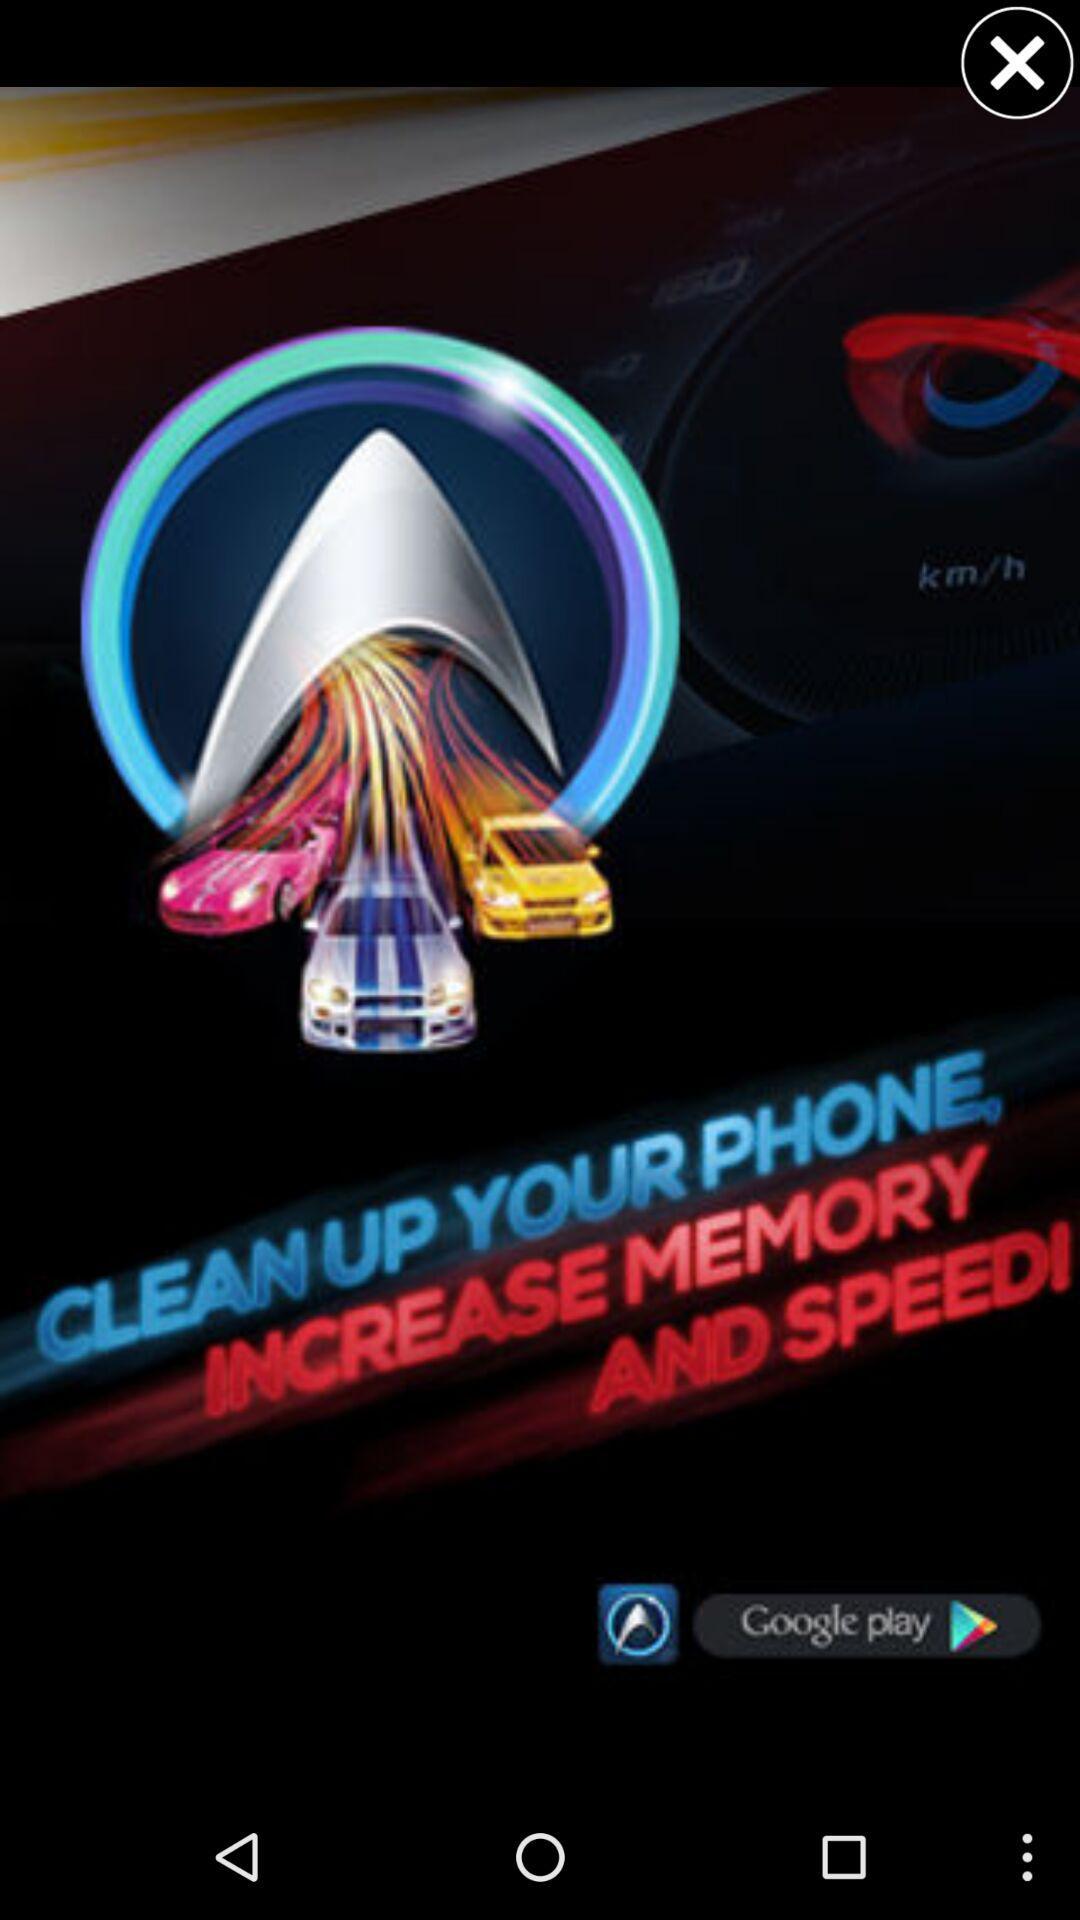 This screenshot has height=1920, width=1080. What do you see at coordinates (1017, 62) in the screenshot?
I see `the icon at the top right corner` at bounding box center [1017, 62].